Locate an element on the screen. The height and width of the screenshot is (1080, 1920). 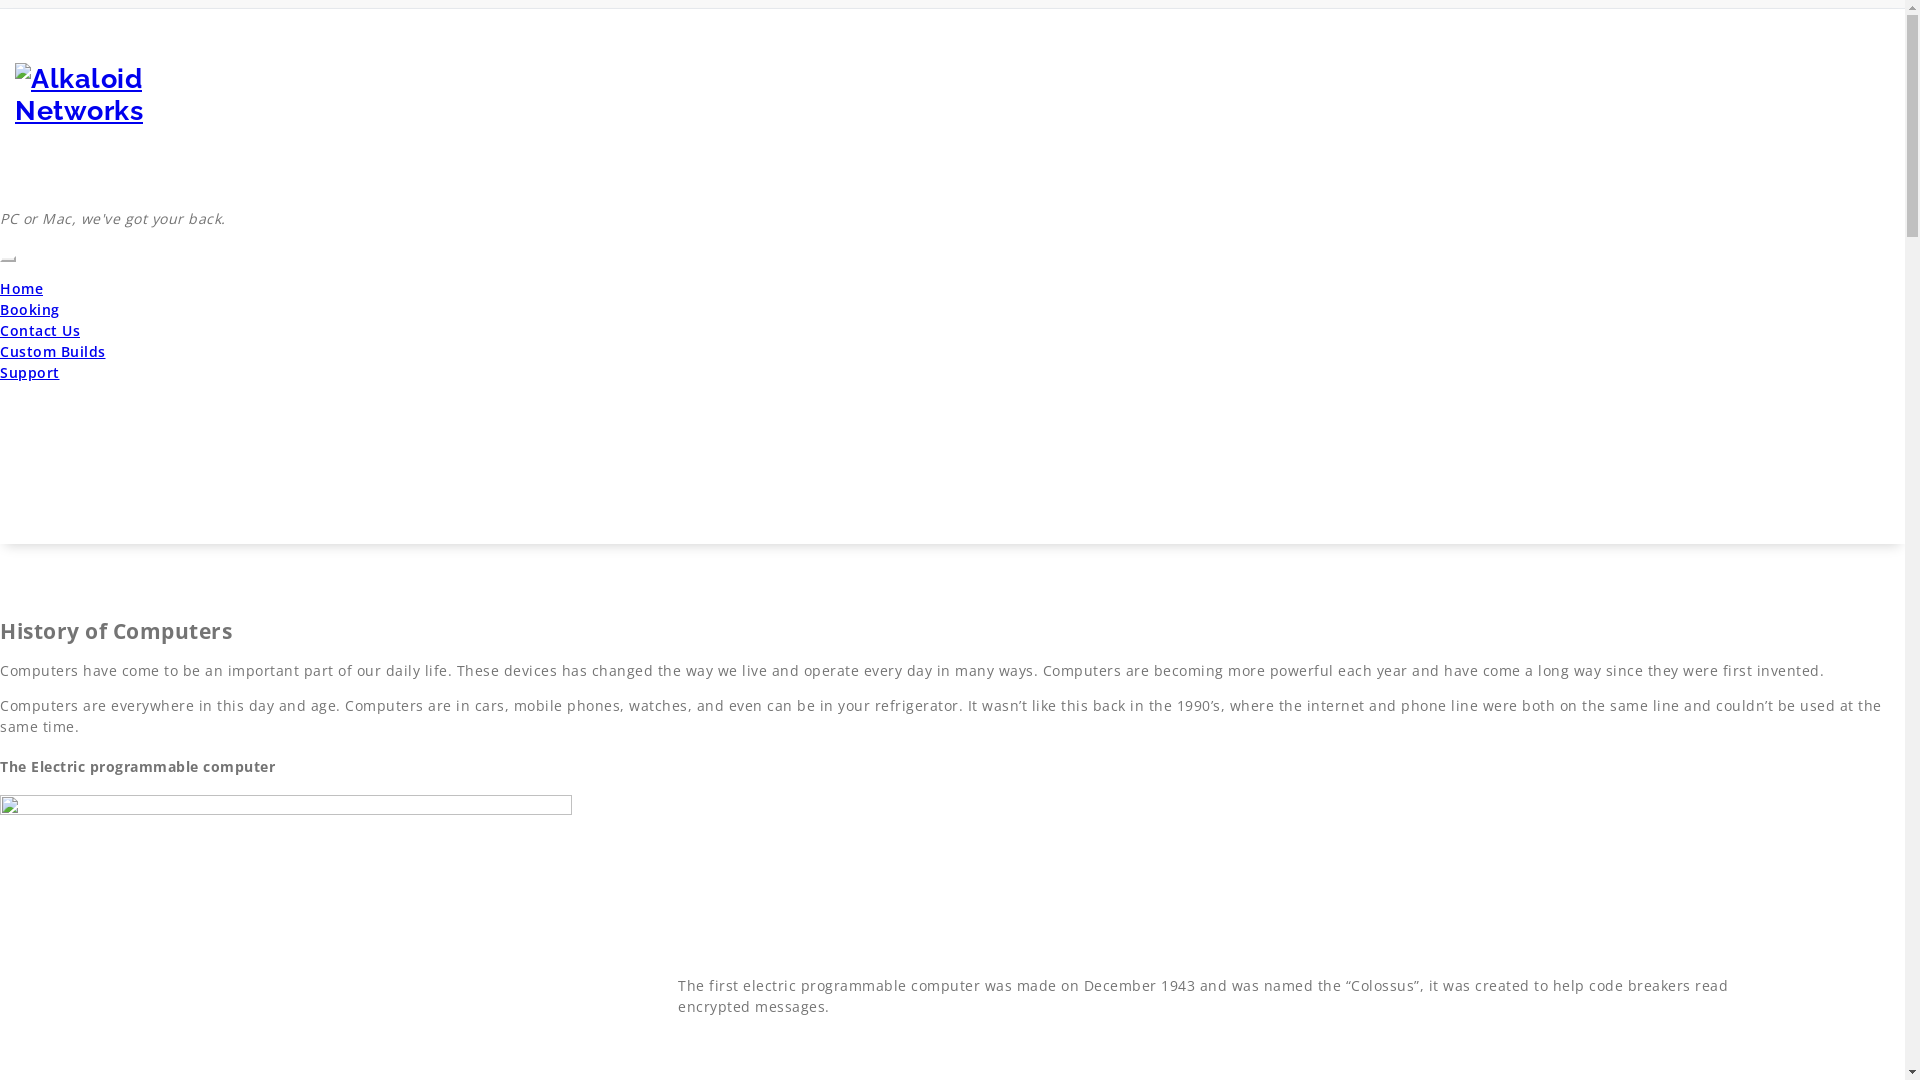
'Toggle navigation' is located at coordinates (8, 257).